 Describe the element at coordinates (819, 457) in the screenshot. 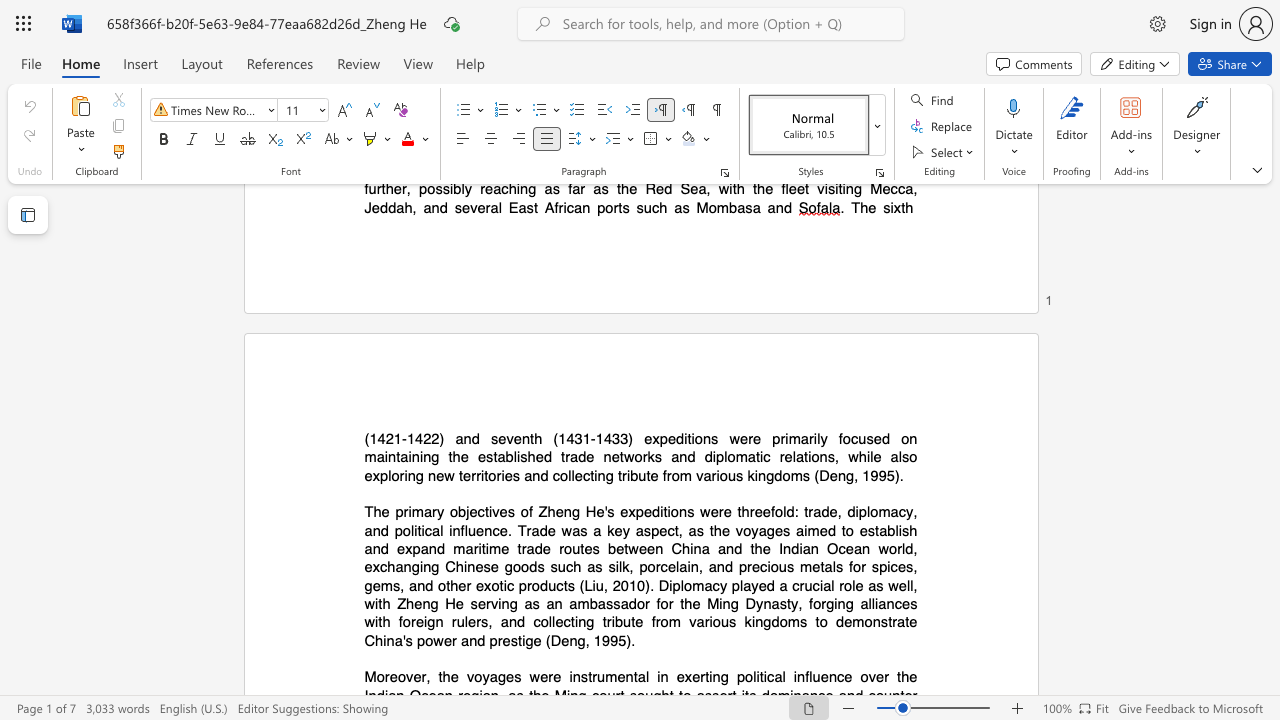

I see `the space between the continuous character "o" and "n" in the text` at that location.